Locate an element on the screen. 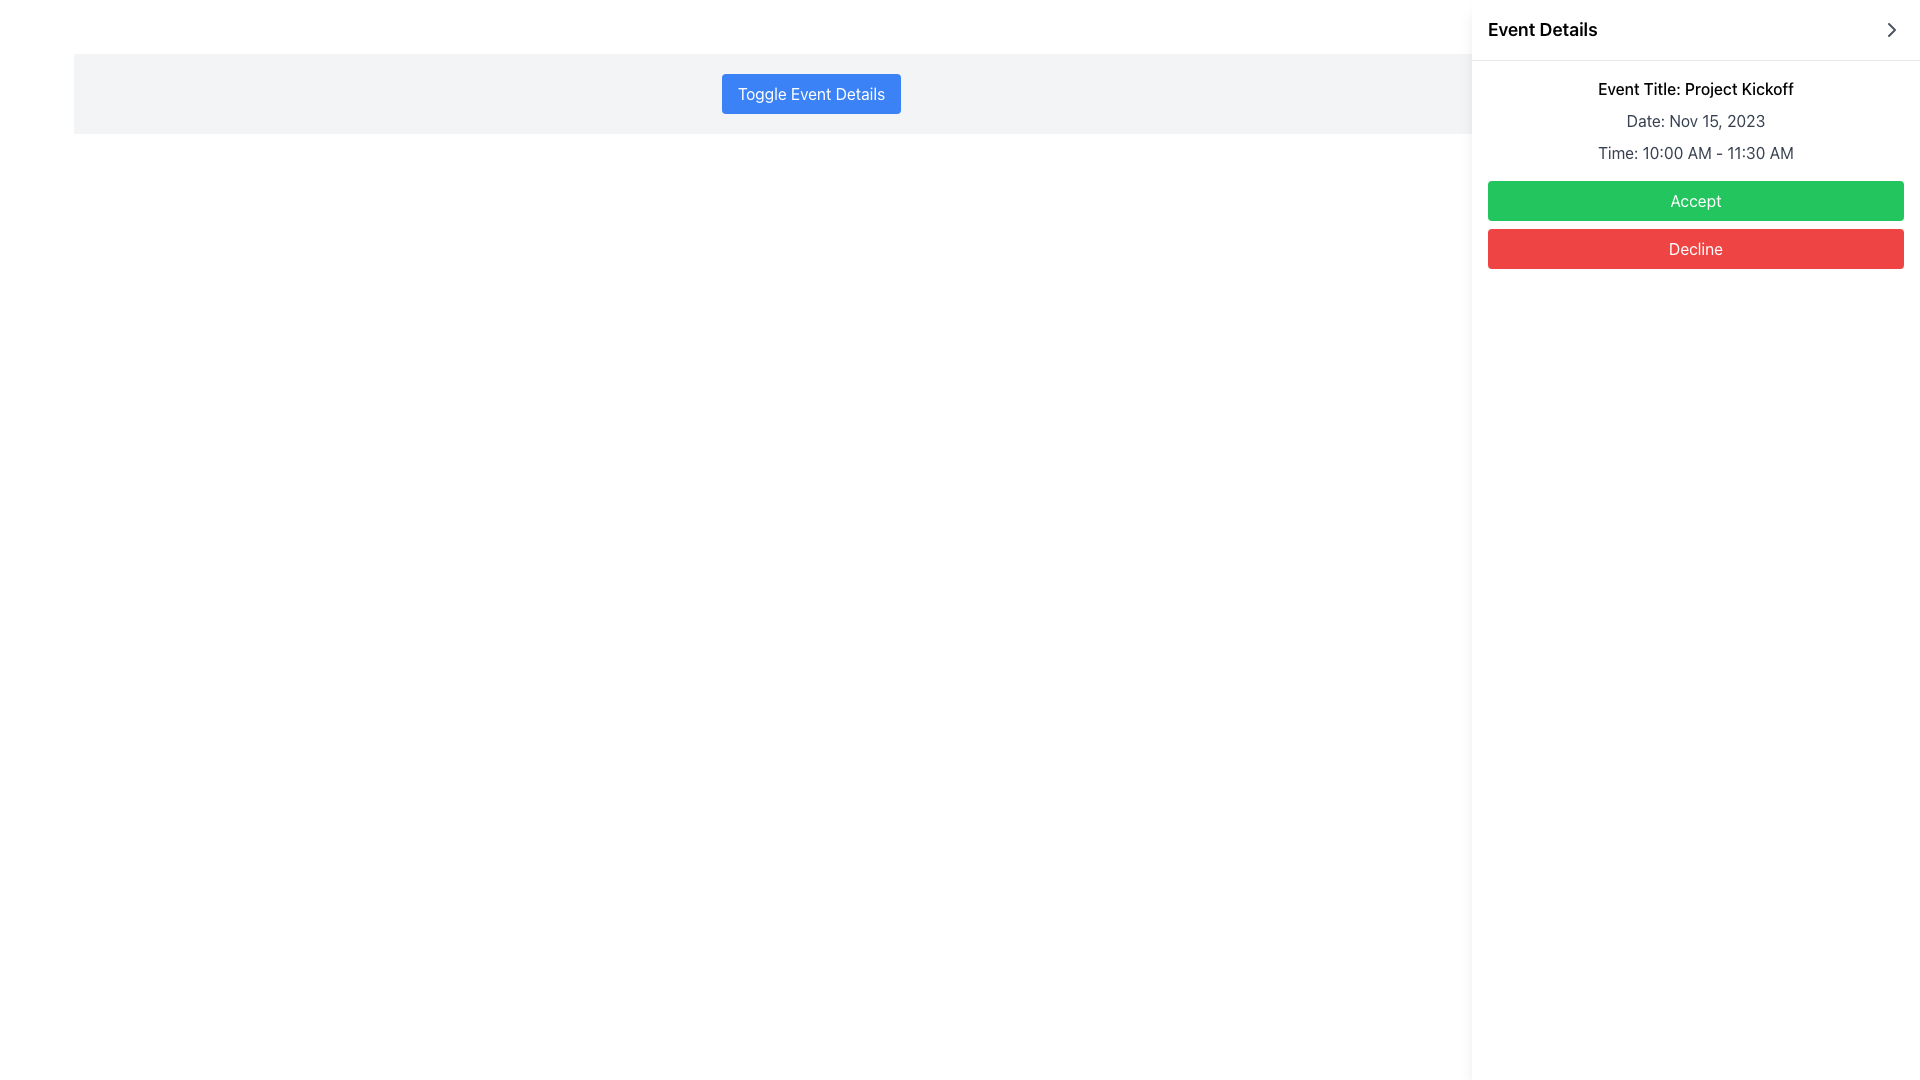 This screenshot has width=1920, height=1080. the Text label that serves as the title for the event, located at the top of the right-side event details panel is located at coordinates (1694, 87).